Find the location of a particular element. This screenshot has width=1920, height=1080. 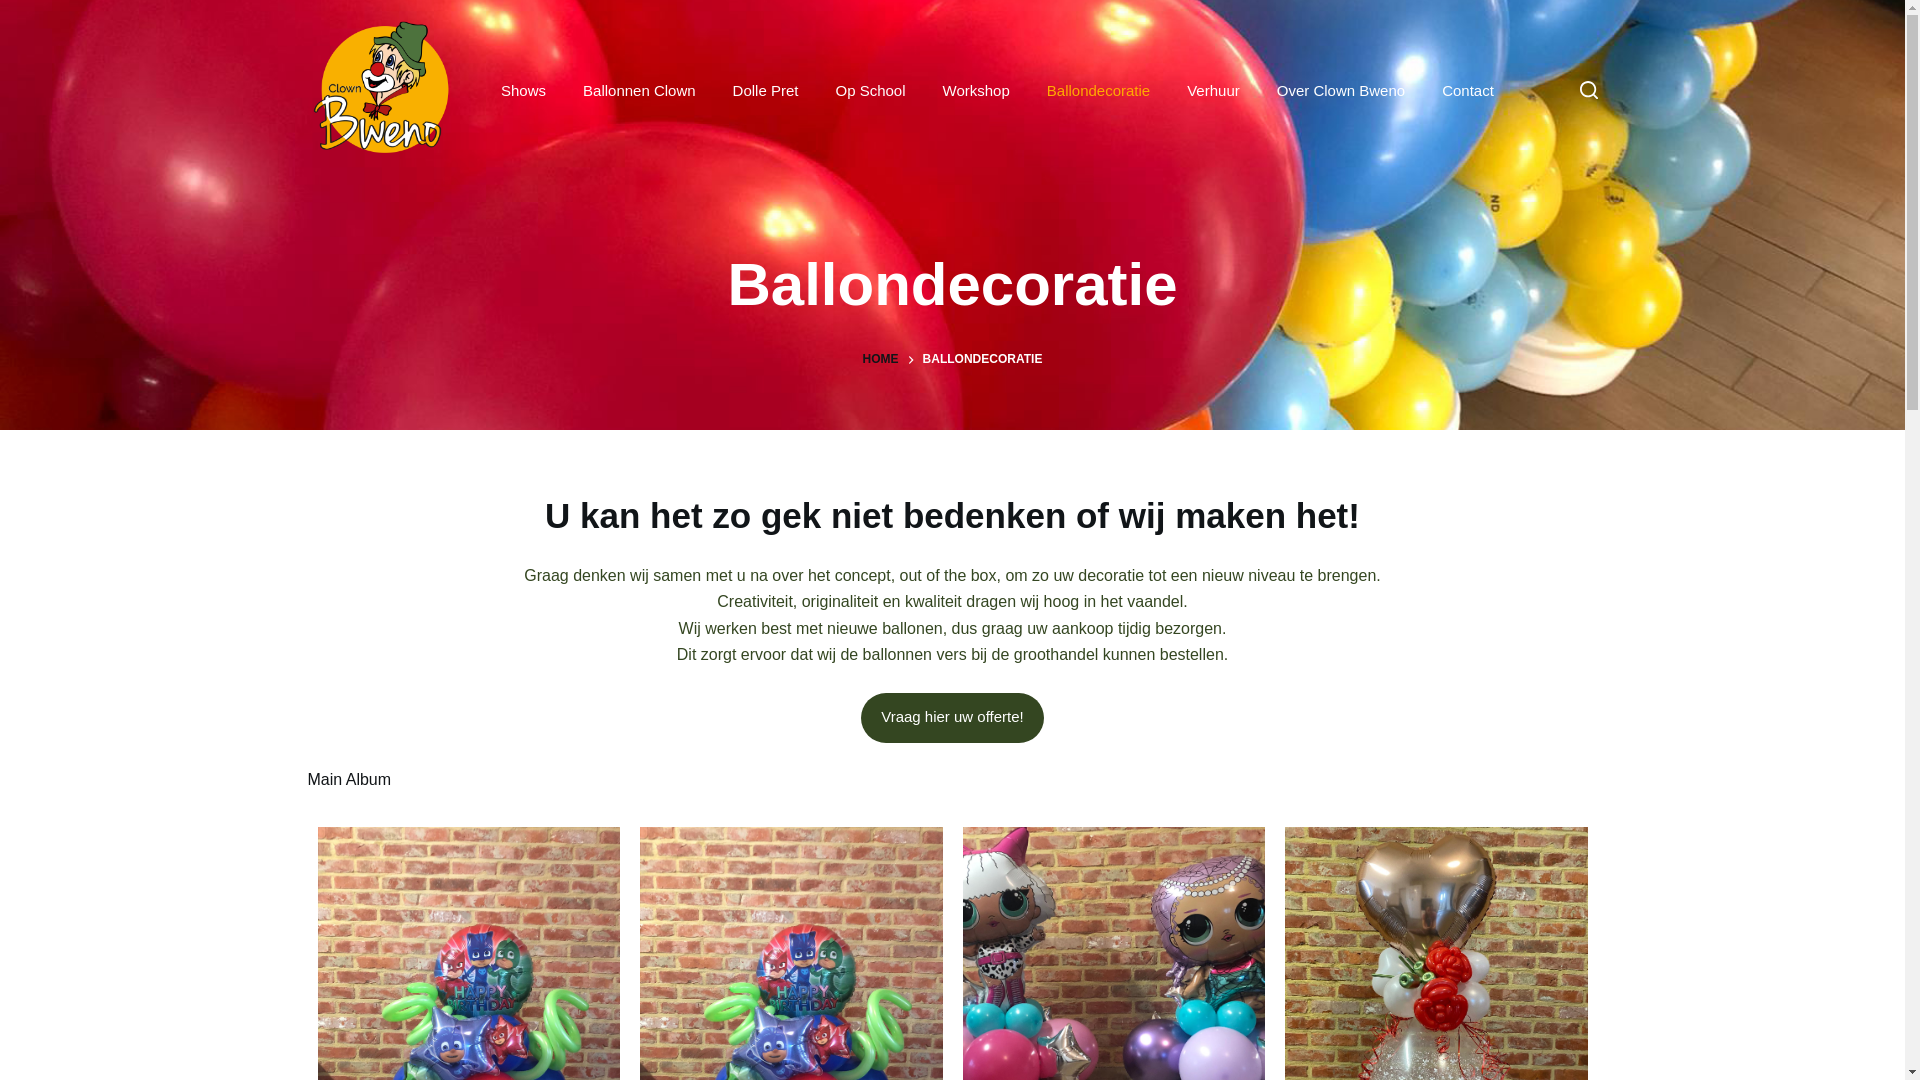

'Skip to content' is located at coordinates (19, 10).